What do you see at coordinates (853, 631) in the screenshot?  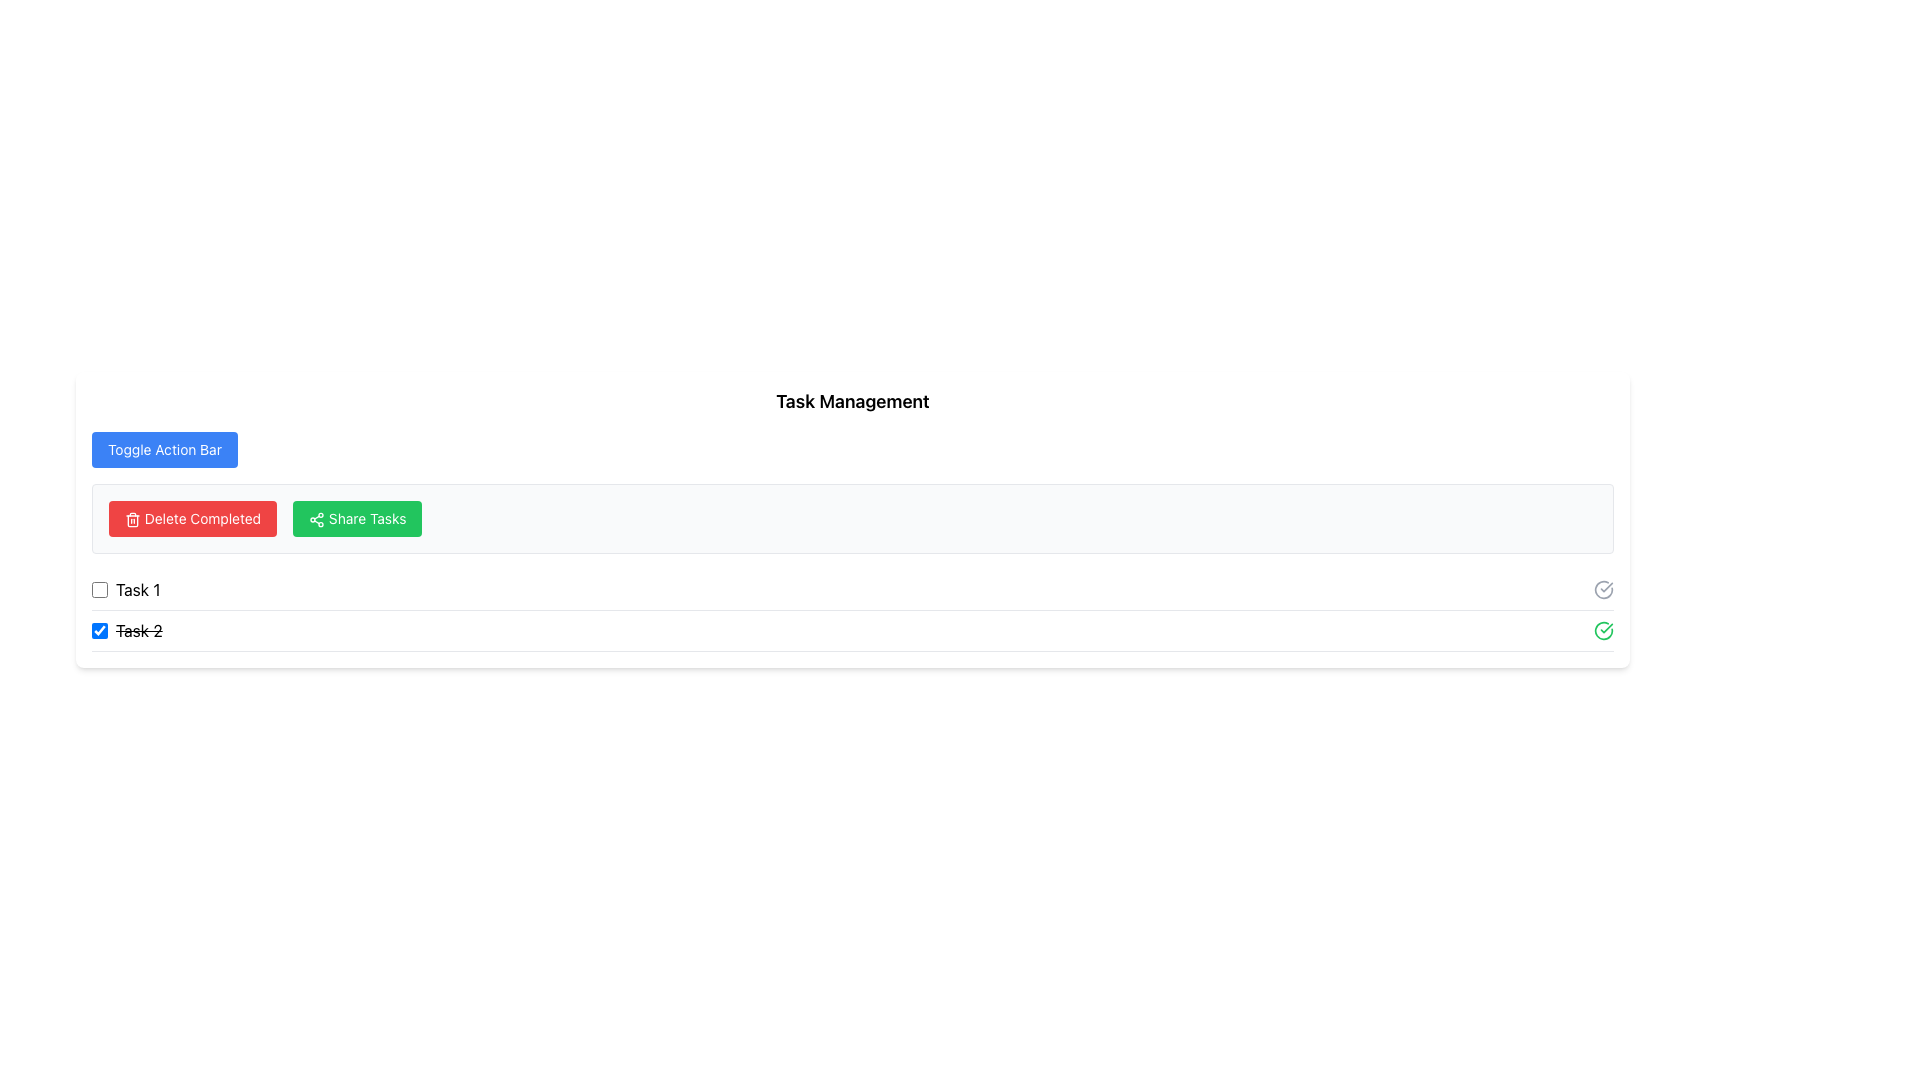 I see `the completed task item labeled 'Task 2'` at bounding box center [853, 631].